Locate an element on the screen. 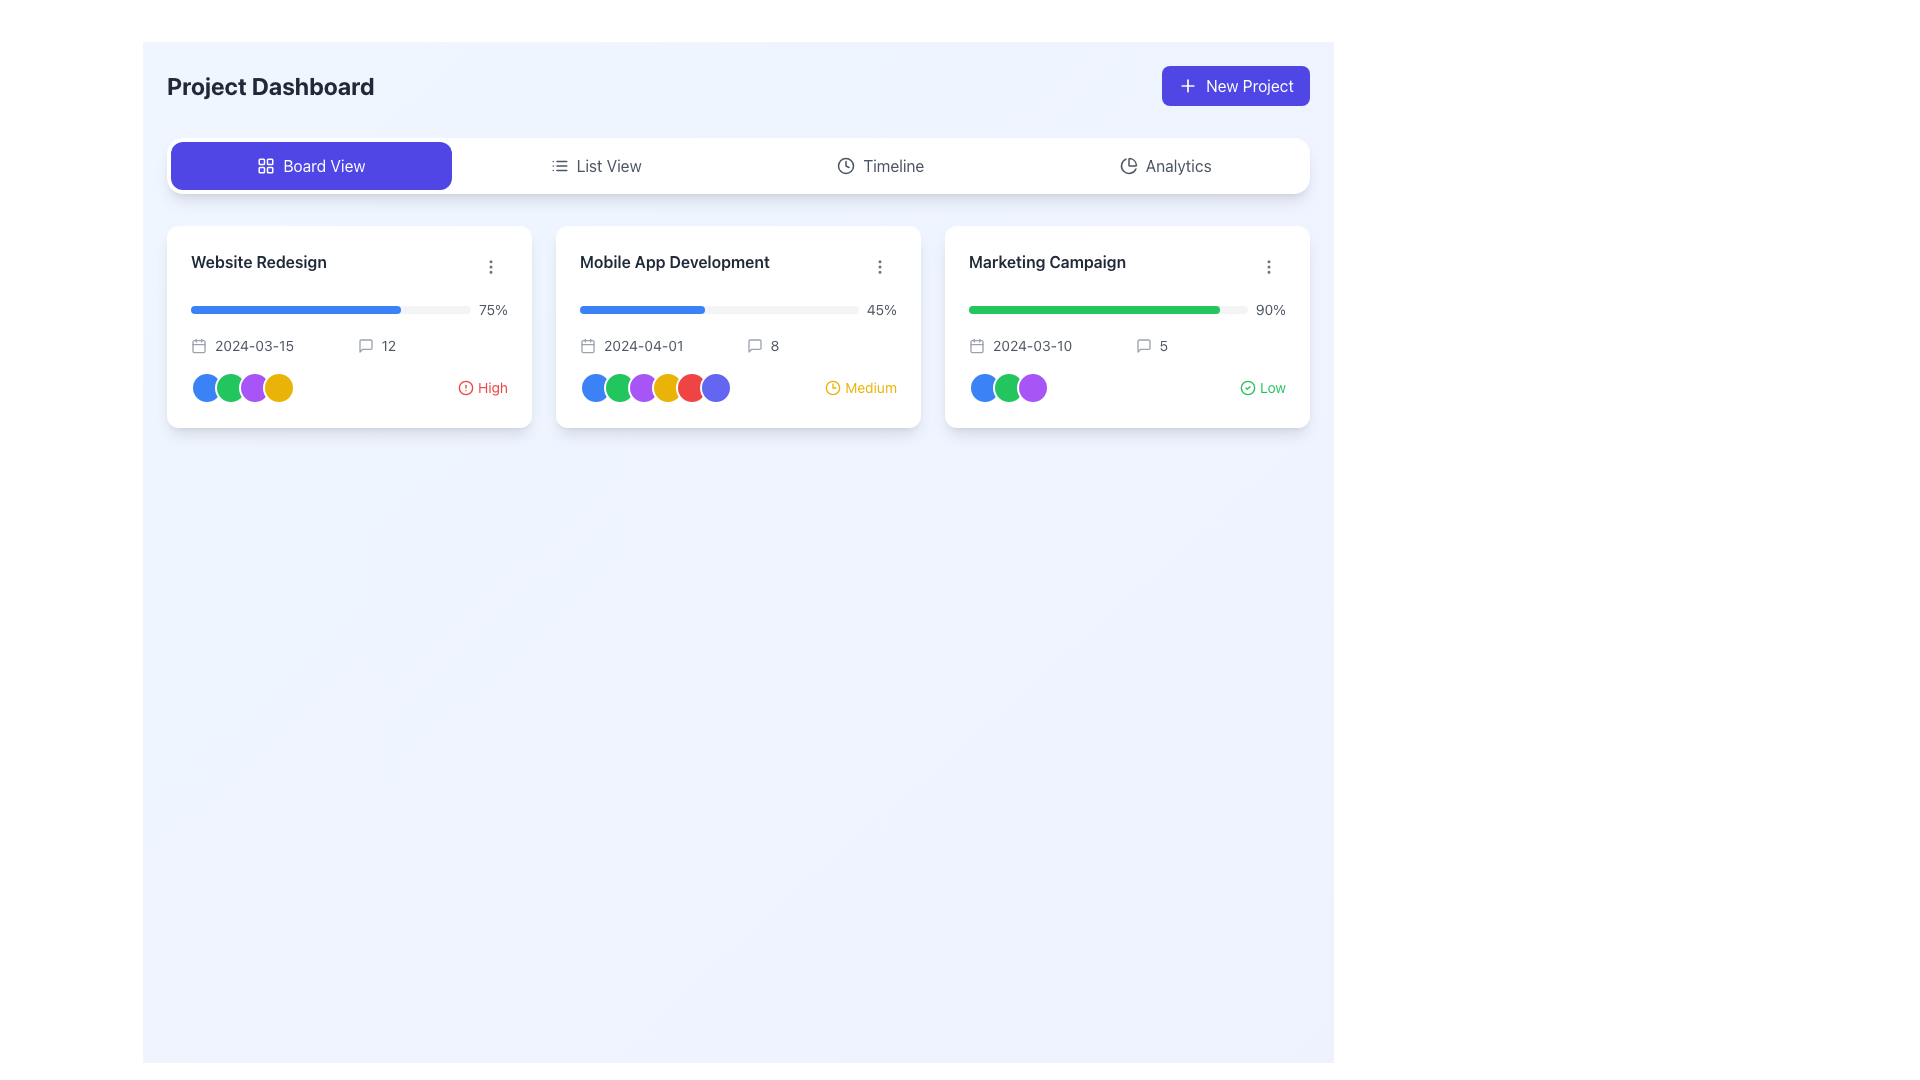 This screenshot has height=1080, width=1920. the text label representing the title of the card labeled 'Marketing Campaign', positioned at the top-left corner of the rightmost card is located at coordinates (1046, 261).